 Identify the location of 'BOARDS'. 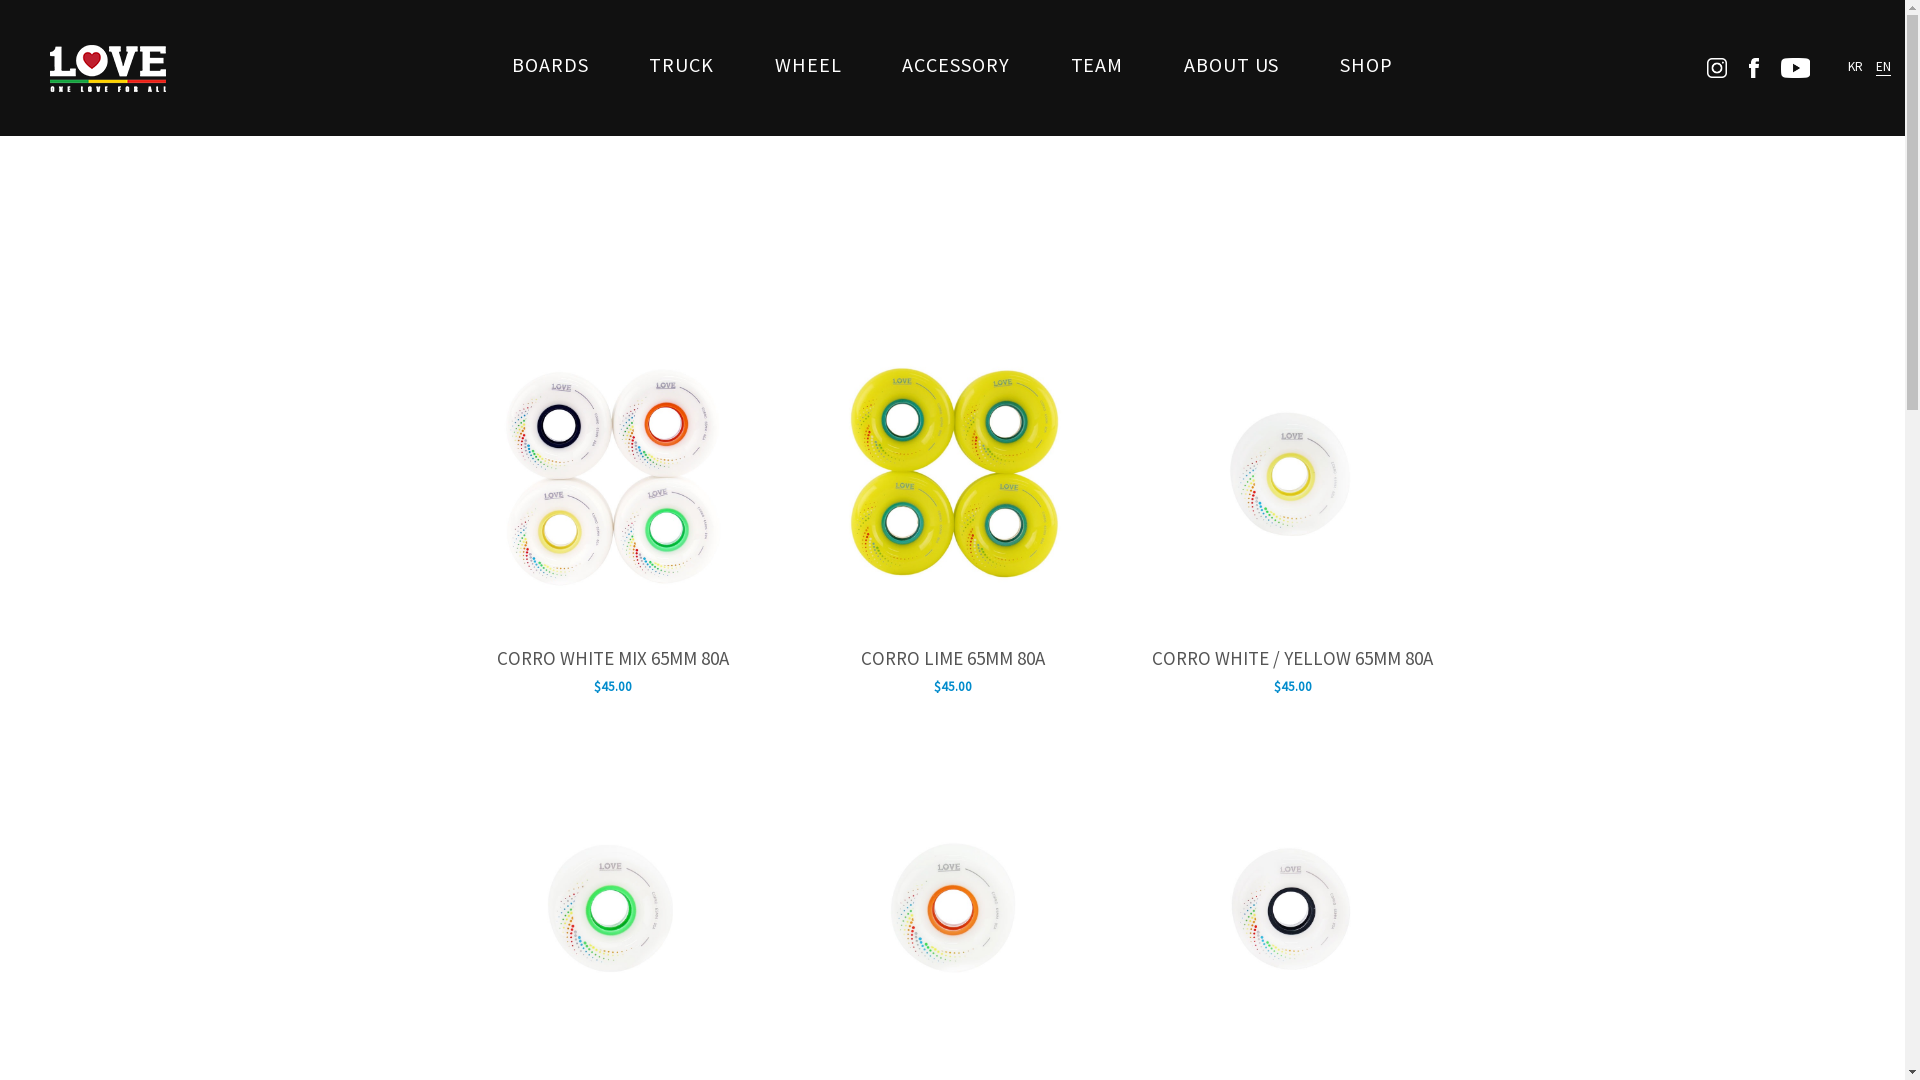
(550, 65).